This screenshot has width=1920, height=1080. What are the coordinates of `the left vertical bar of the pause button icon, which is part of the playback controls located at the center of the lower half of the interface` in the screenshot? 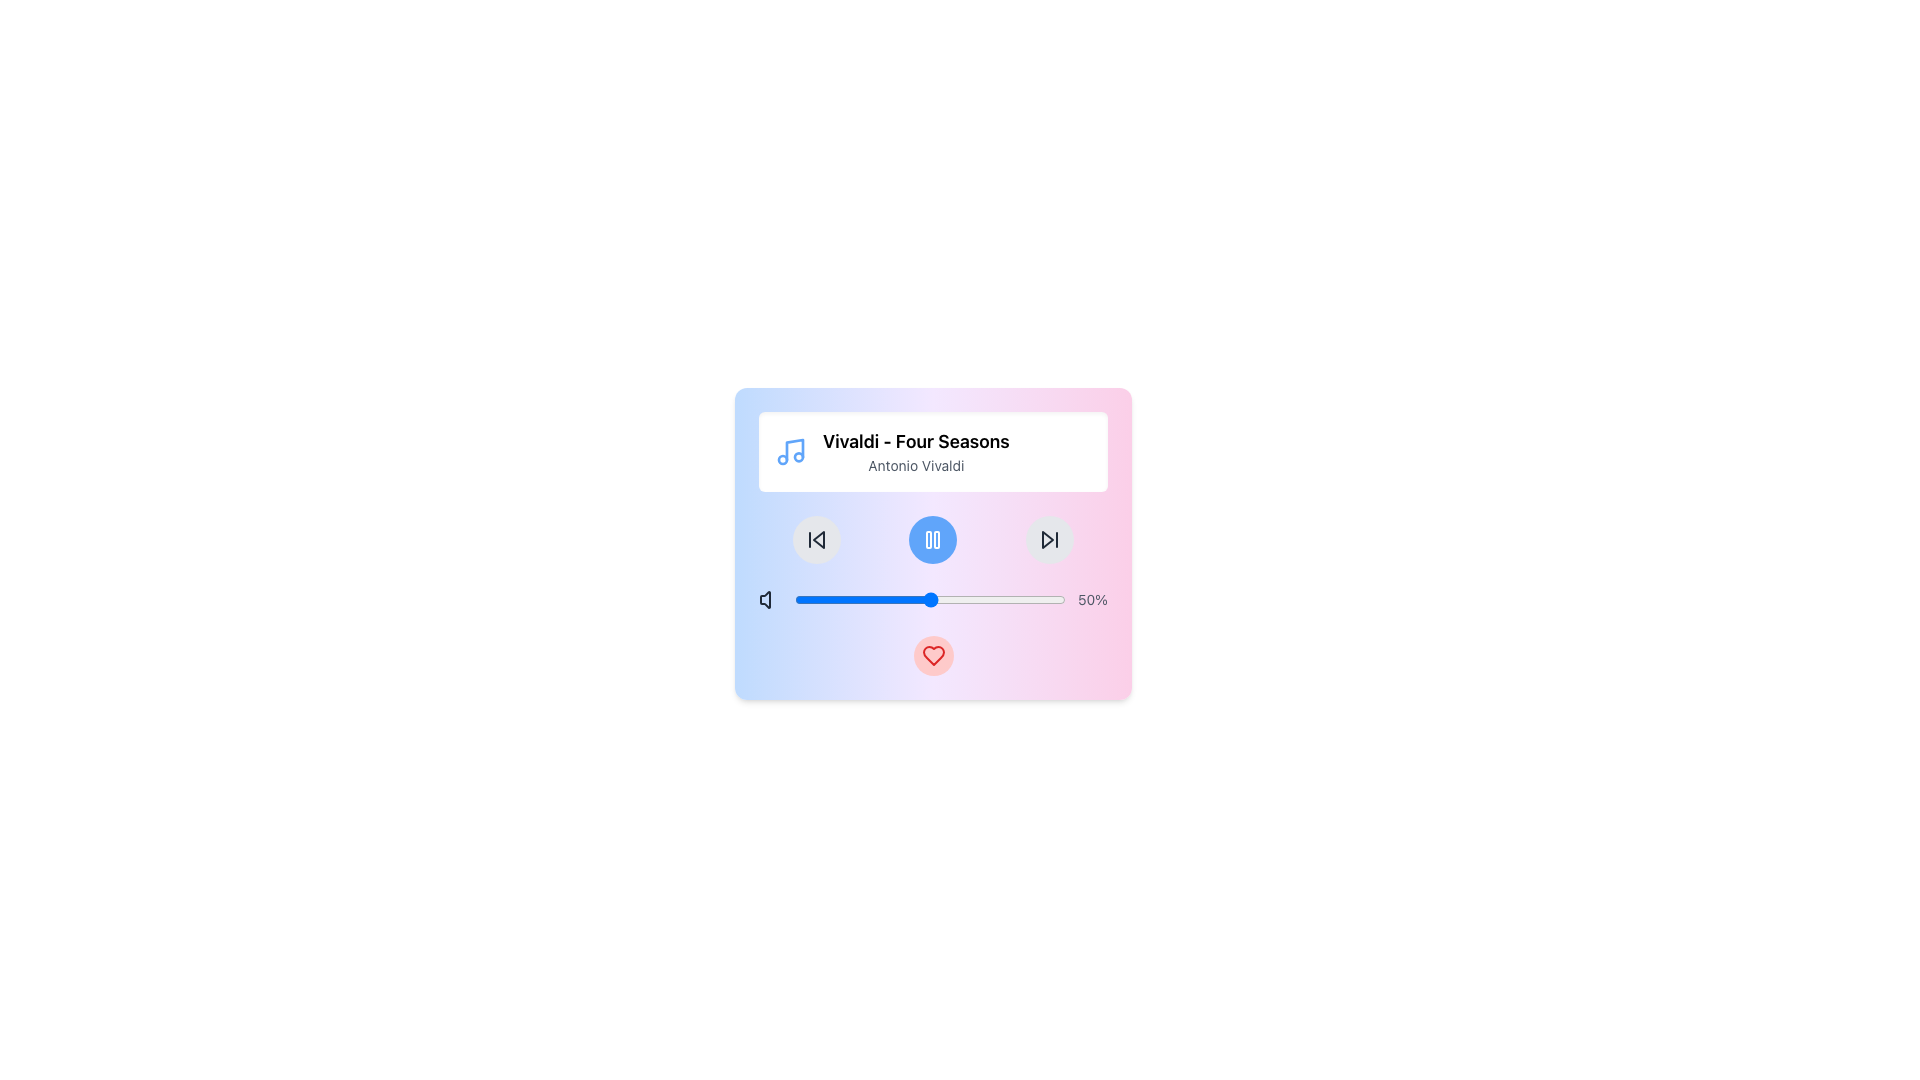 It's located at (928, 540).